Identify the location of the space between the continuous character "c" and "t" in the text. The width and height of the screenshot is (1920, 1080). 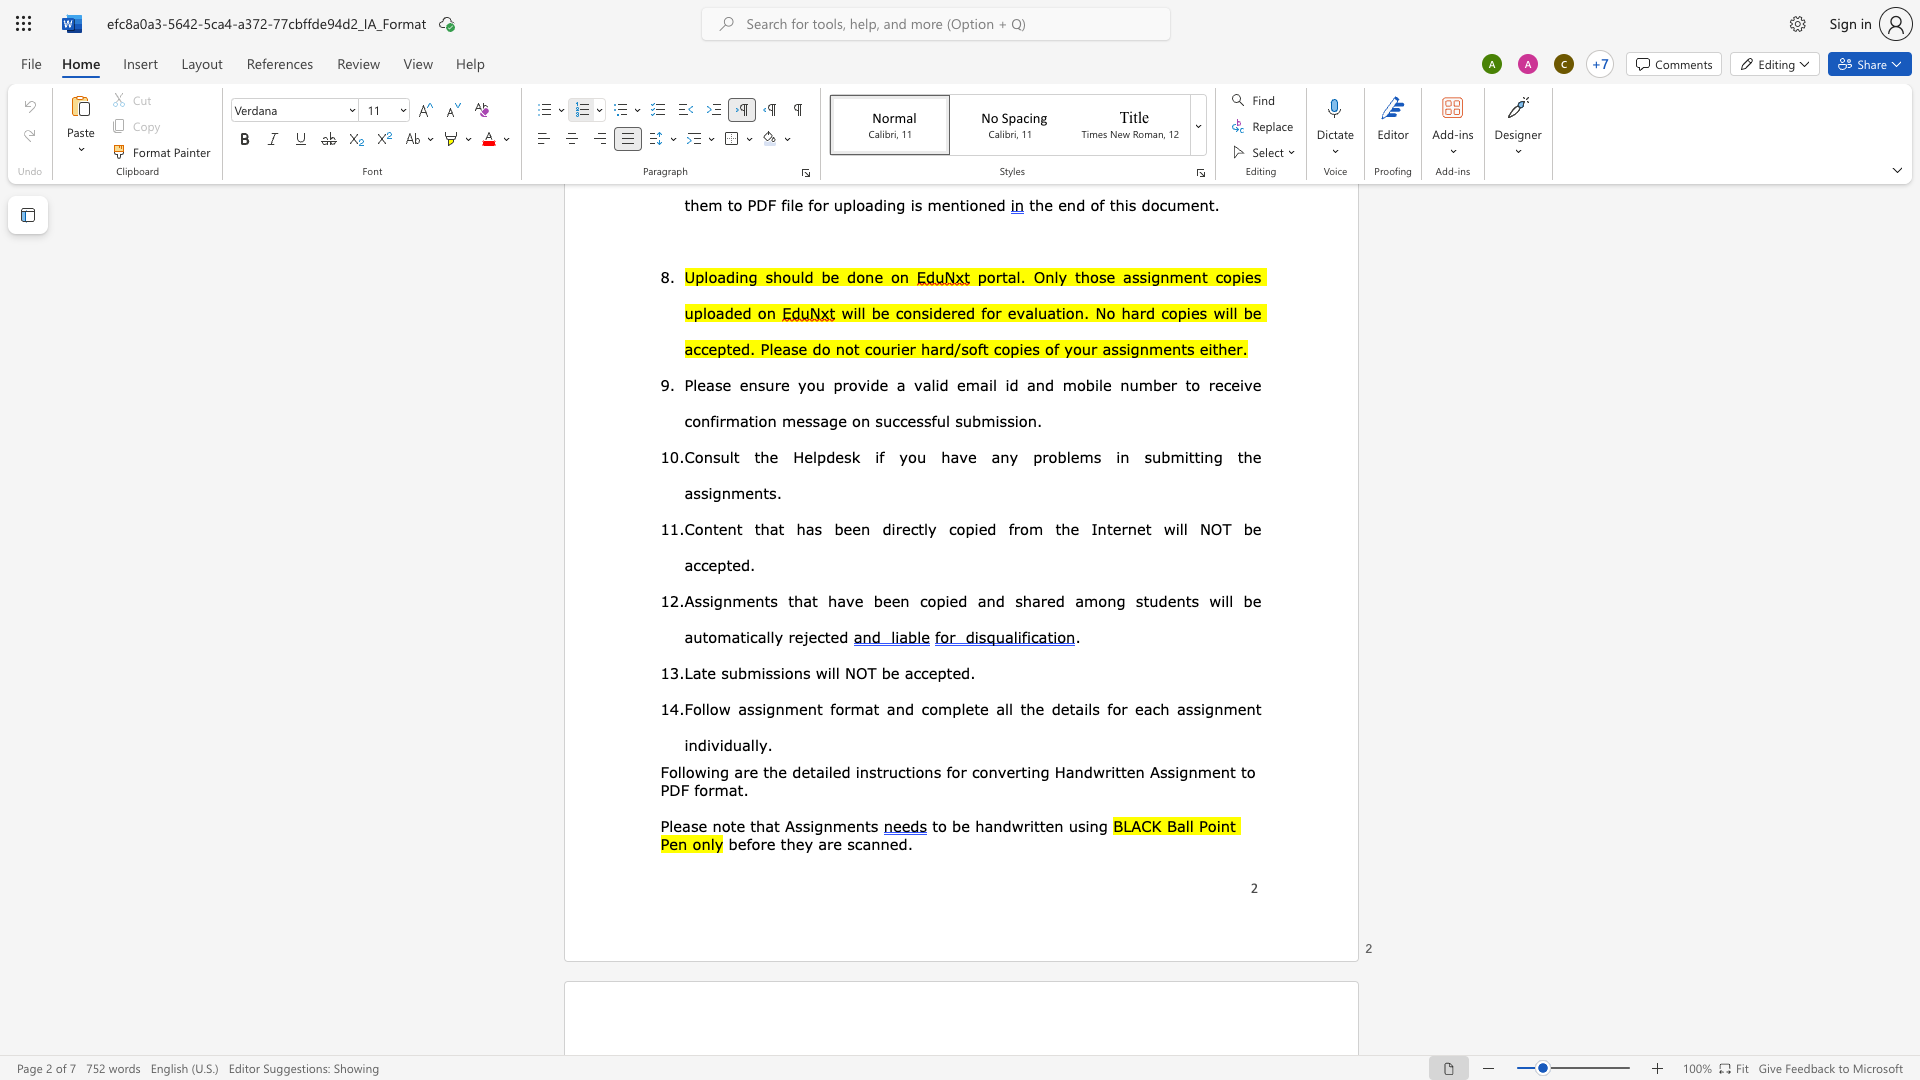
(904, 770).